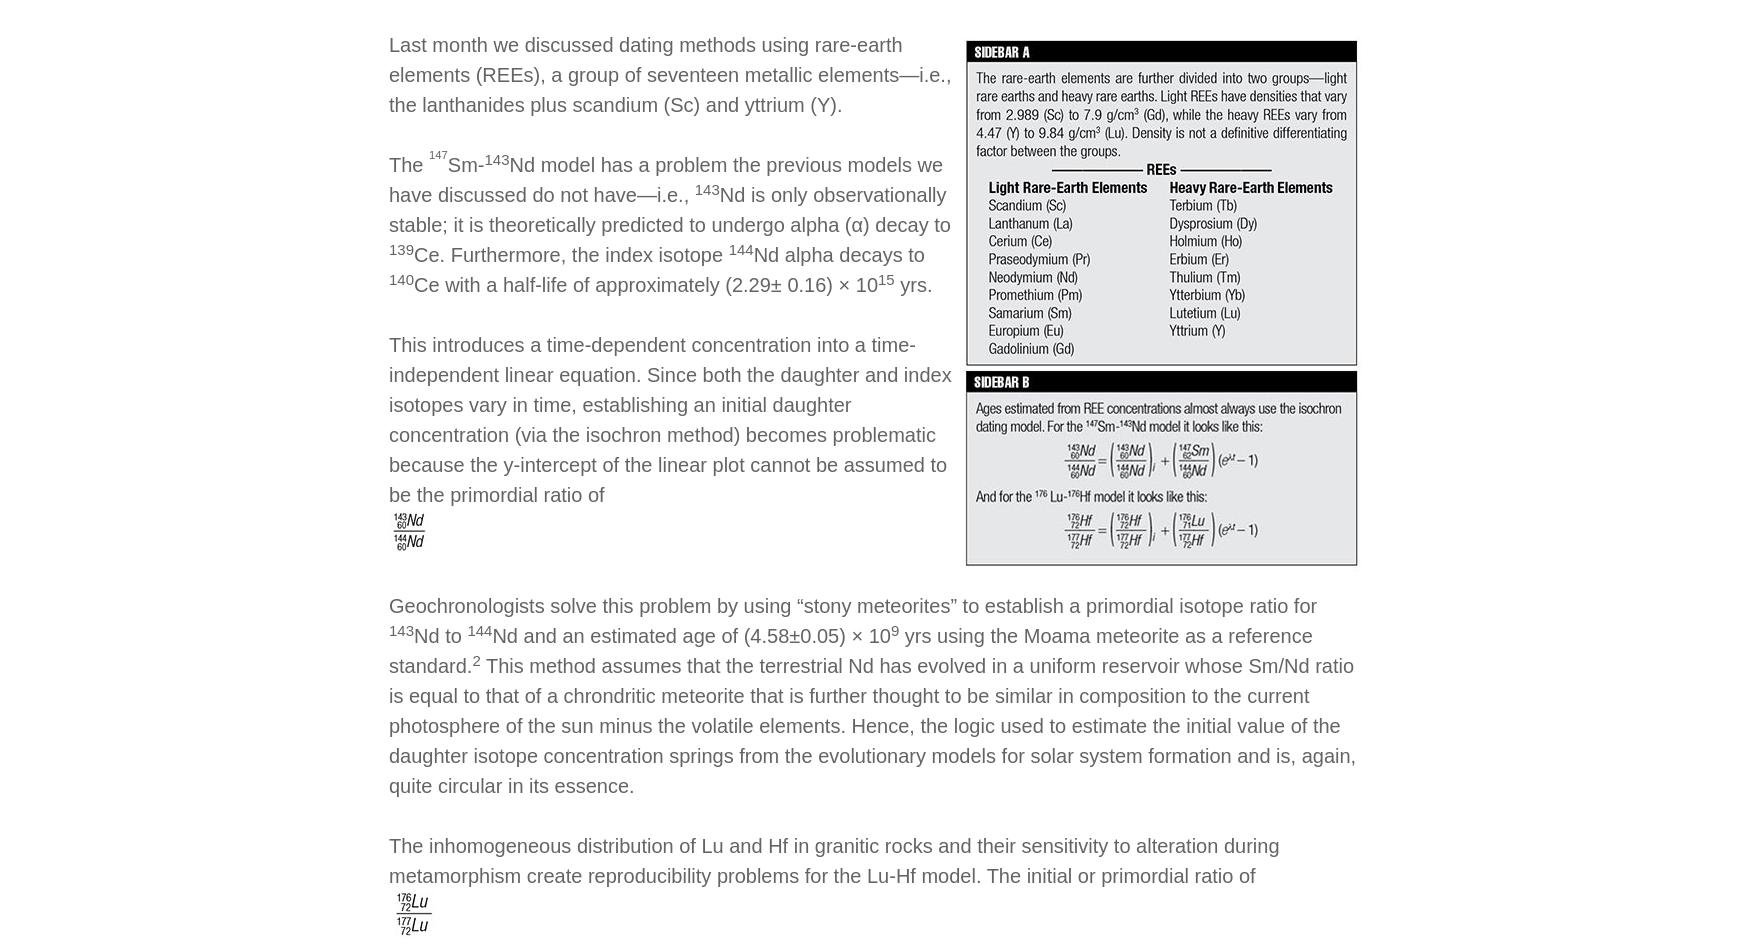 The height and width of the screenshot is (951, 1758). What do you see at coordinates (871, 724) in the screenshot?
I see `'This method assumes that the terrestrial Nd has evolved in a uniform reservoir whose Sm/Nd ratio is equal to that of a chrondritic meteorite that is further thought to be similar in composition to the current photosphere of the sun minus the volatile elements. Hence, the logic used to estimate the initial value of the daughter isotope concentration springs from the evolutionary models for solar system formation and is, again, quite circular in its essence.'` at bounding box center [871, 724].